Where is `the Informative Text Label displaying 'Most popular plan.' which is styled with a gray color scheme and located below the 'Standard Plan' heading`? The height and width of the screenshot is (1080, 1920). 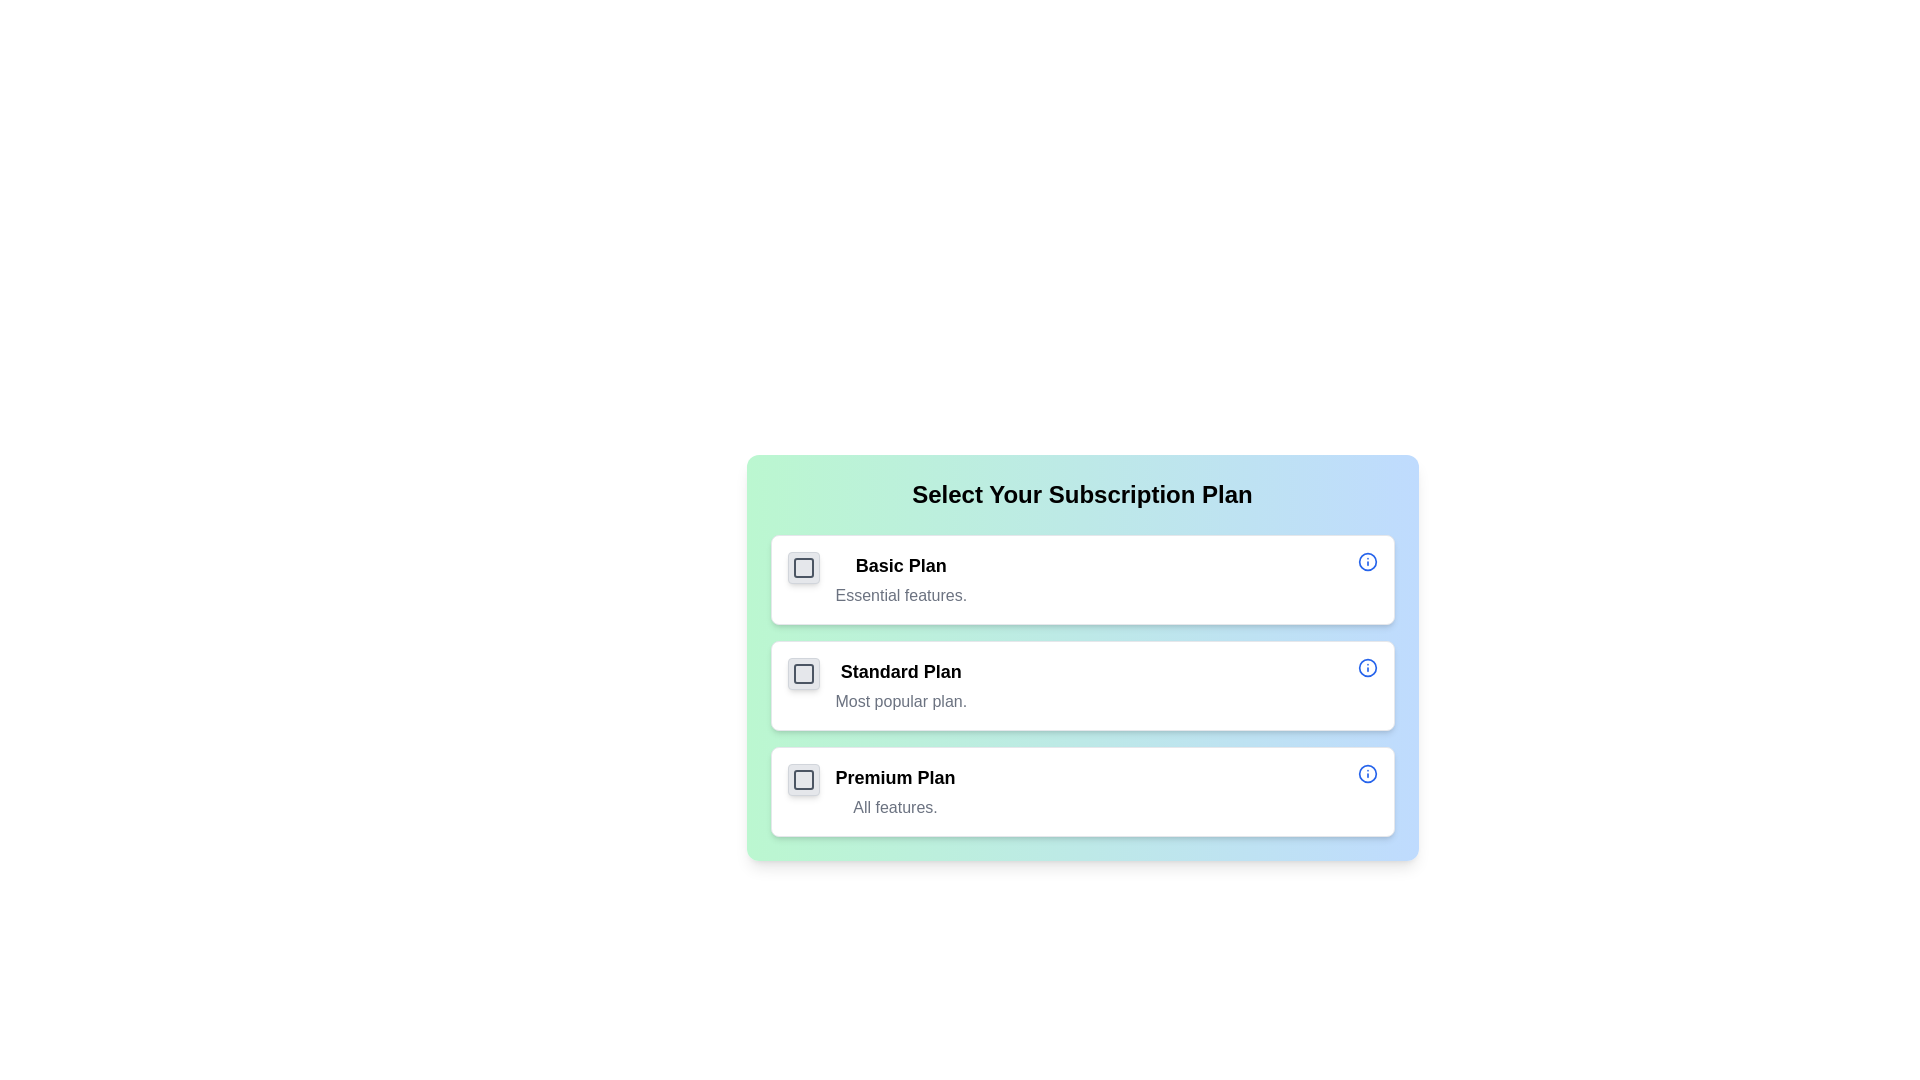 the Informative Text Label displaying 'Most popular plan.' which is styled with a gray color scheme and located below the 'Standard Plan' heading is located at coordinates (900, 701).